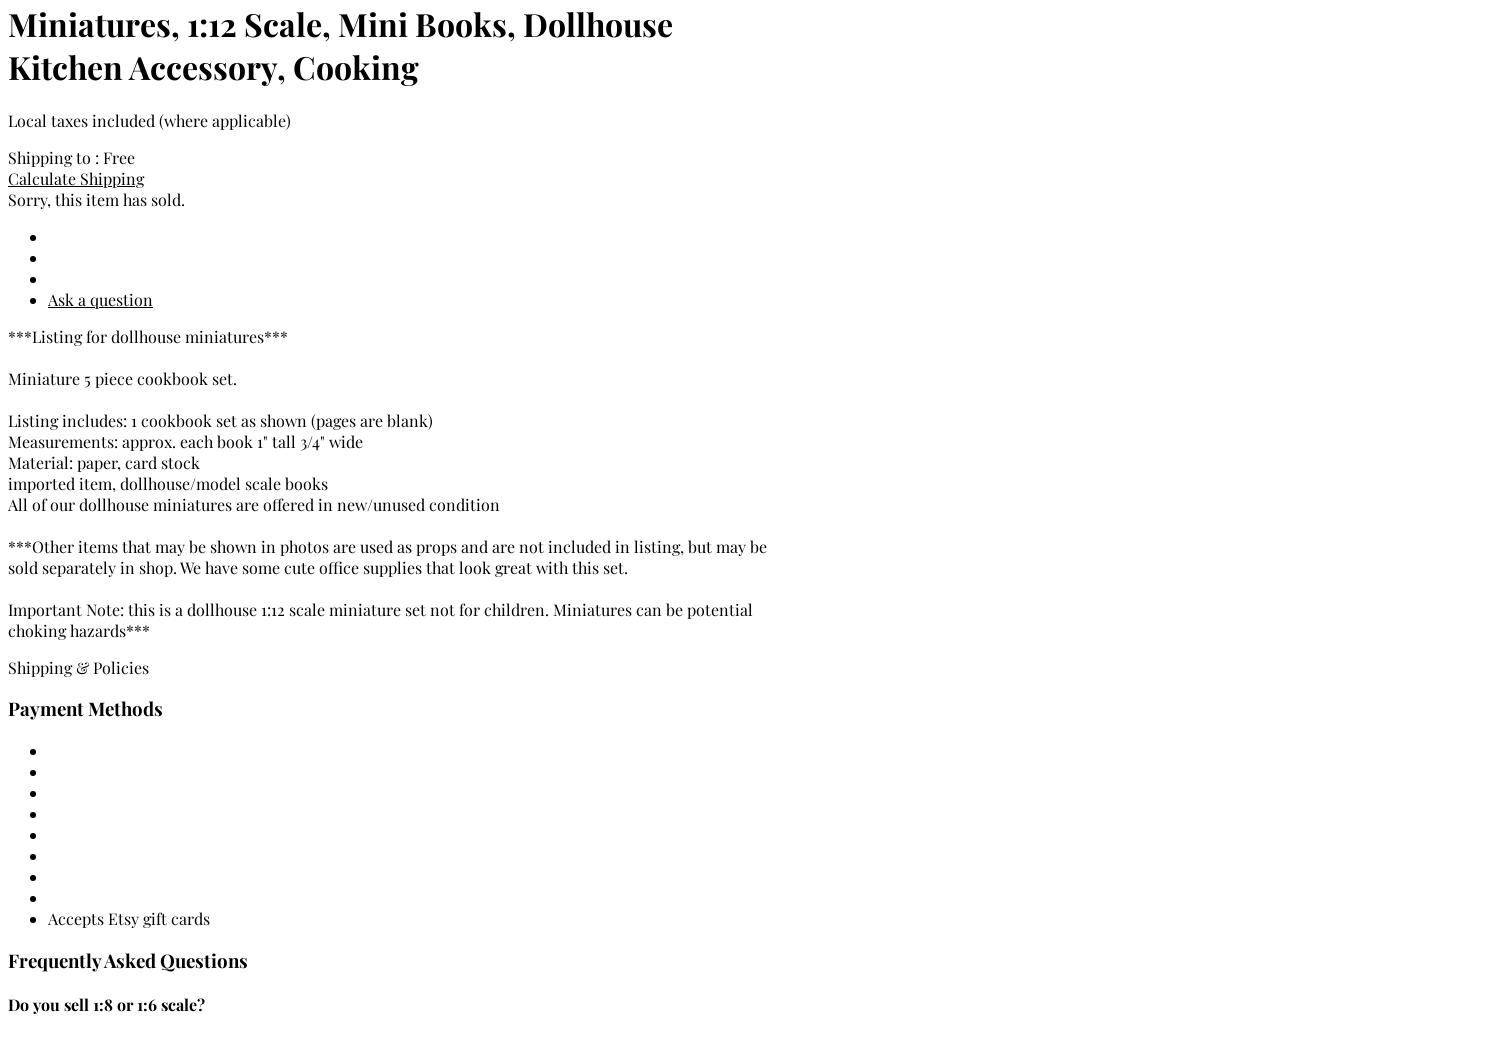 This screenshot has width=1508, height=1037. What do you see at coordinates (76, 176) in the screenshot?
I see `'Calculate Shipping'` at bounding box center [76, 176].